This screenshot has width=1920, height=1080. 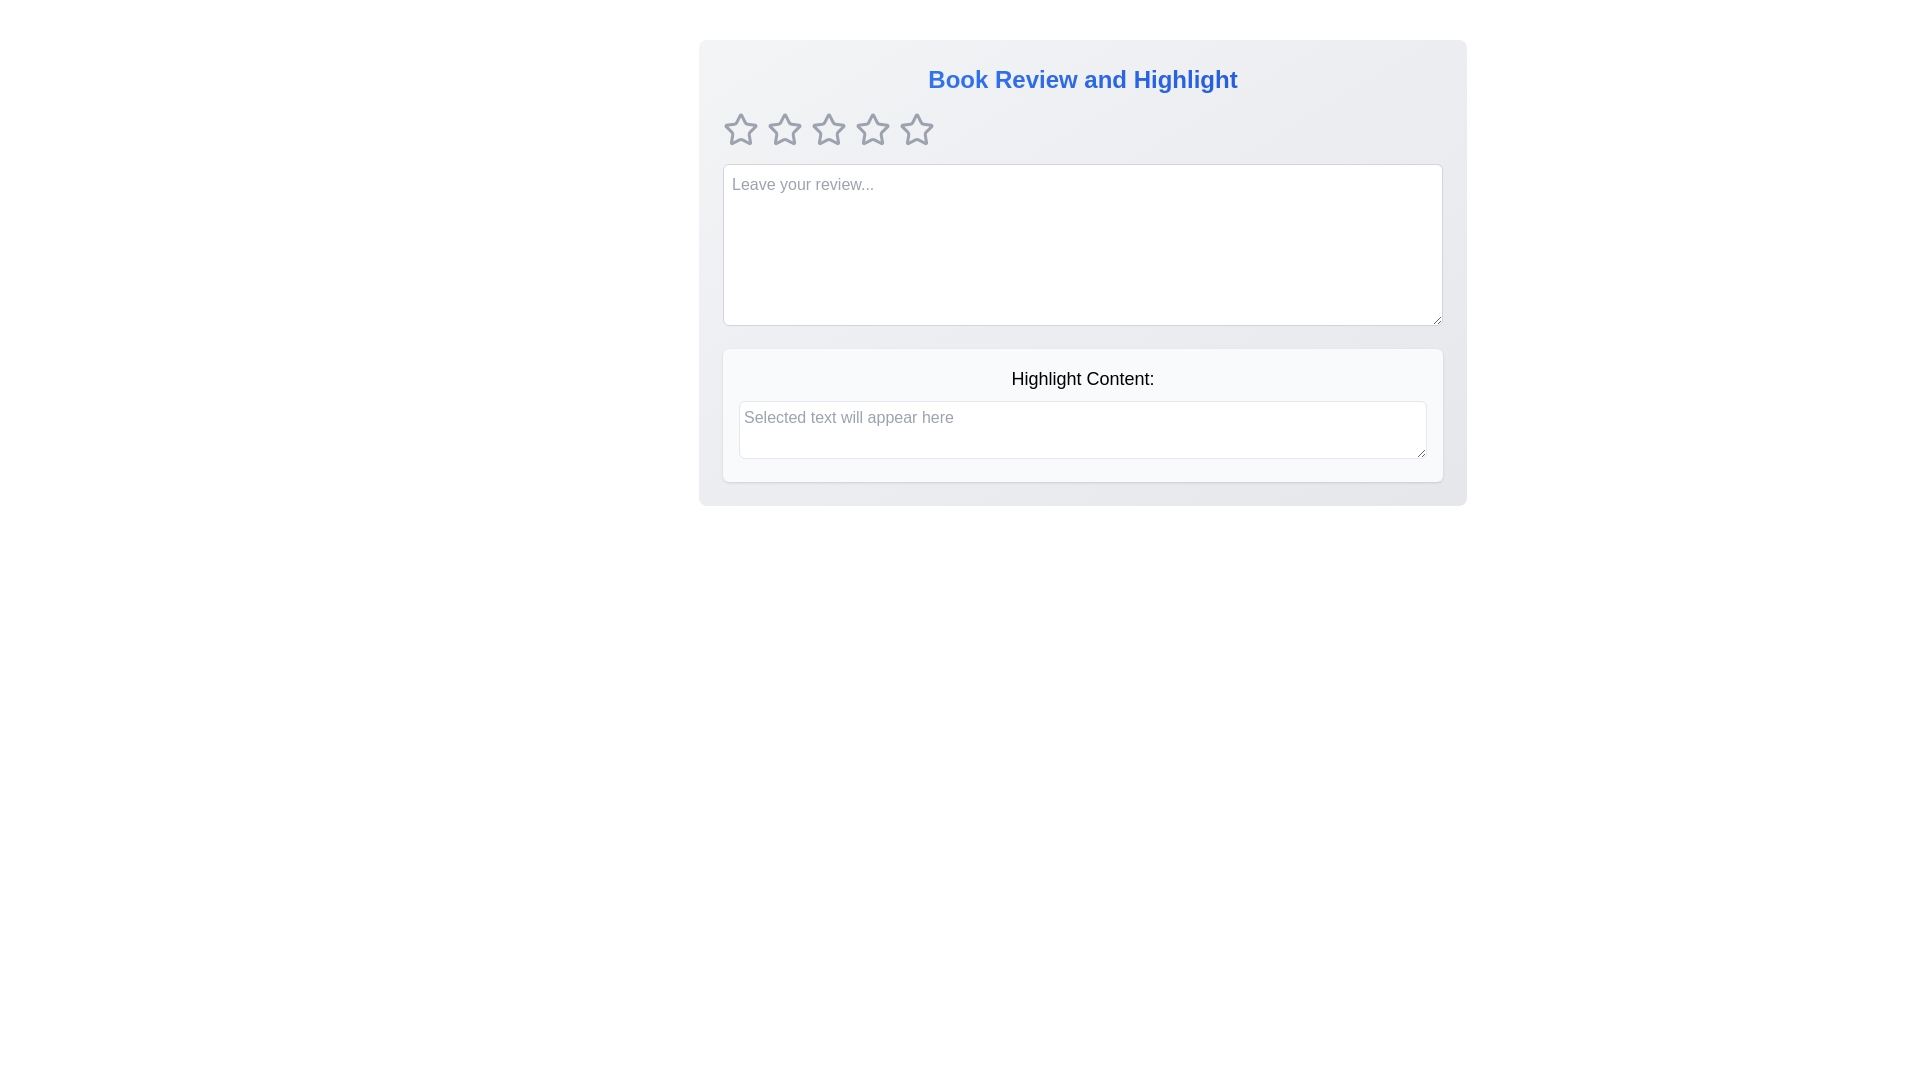 I want to click on the rating to 1 stars by clicking on the corresponding star icon, so click(x=739, y=130).